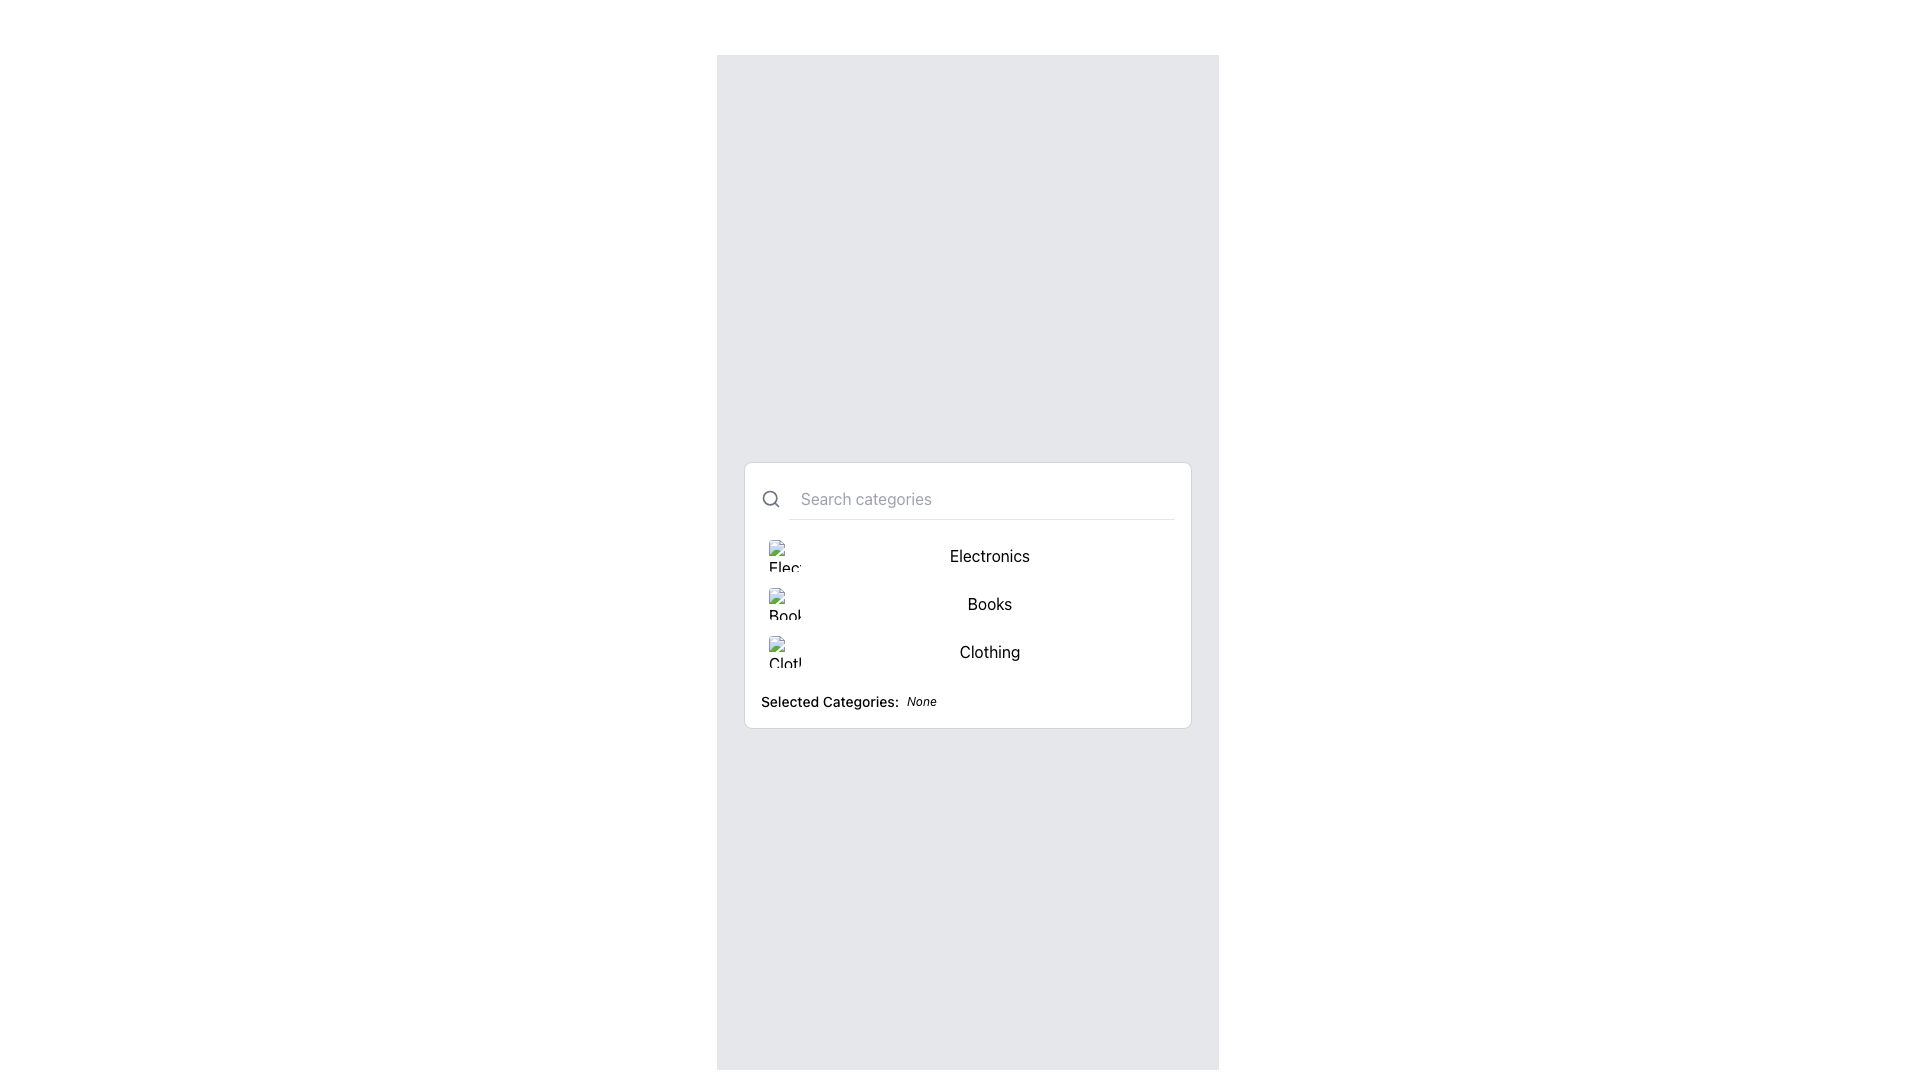 The image size is (1920, 1080). I want to click on the 'Electronics' category icon, which is positioned to the immediate left of the text 'Electronics' in the vertical menu, so click(784, 555).